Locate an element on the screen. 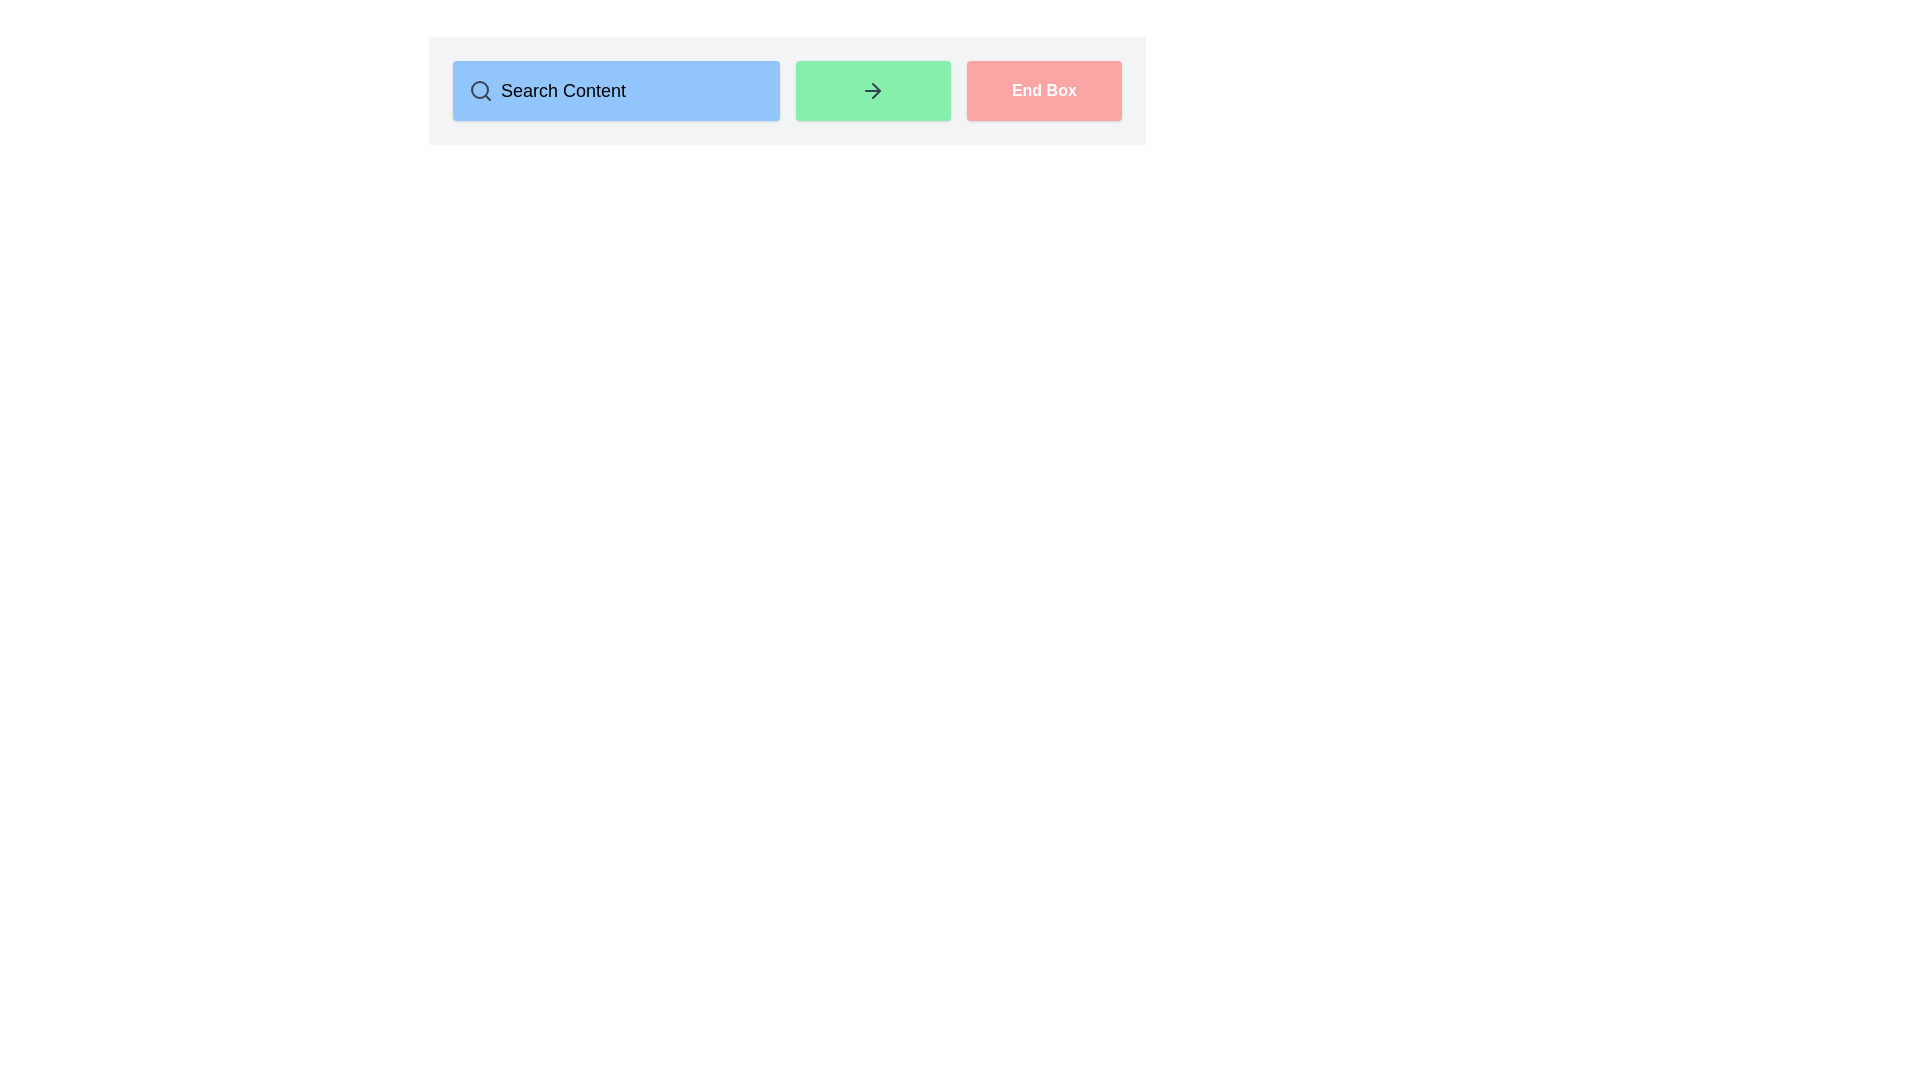 This screenshot has height=1080, width=1920. the circular element in the magnifying glass icon, which is part of the 'Search Content' button located at the far left is located at coordinates (480, 88).